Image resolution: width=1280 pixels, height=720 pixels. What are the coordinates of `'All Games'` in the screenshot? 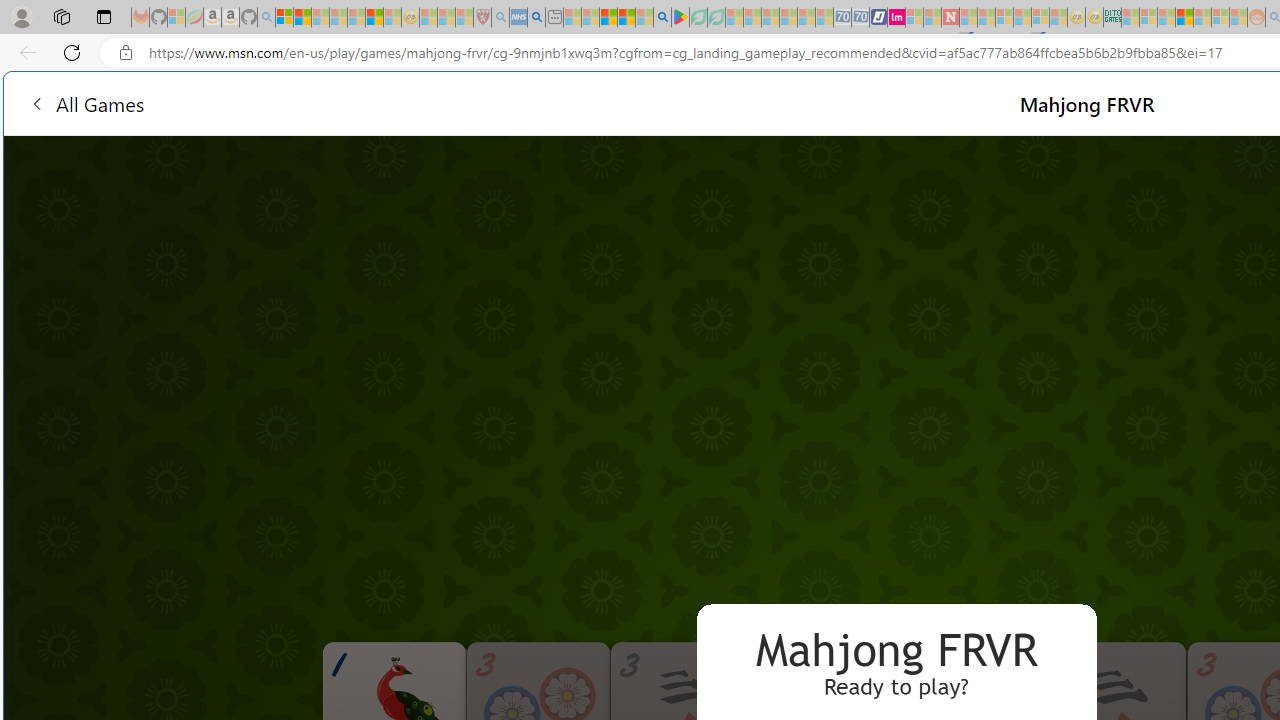 It's located at (85, 103).